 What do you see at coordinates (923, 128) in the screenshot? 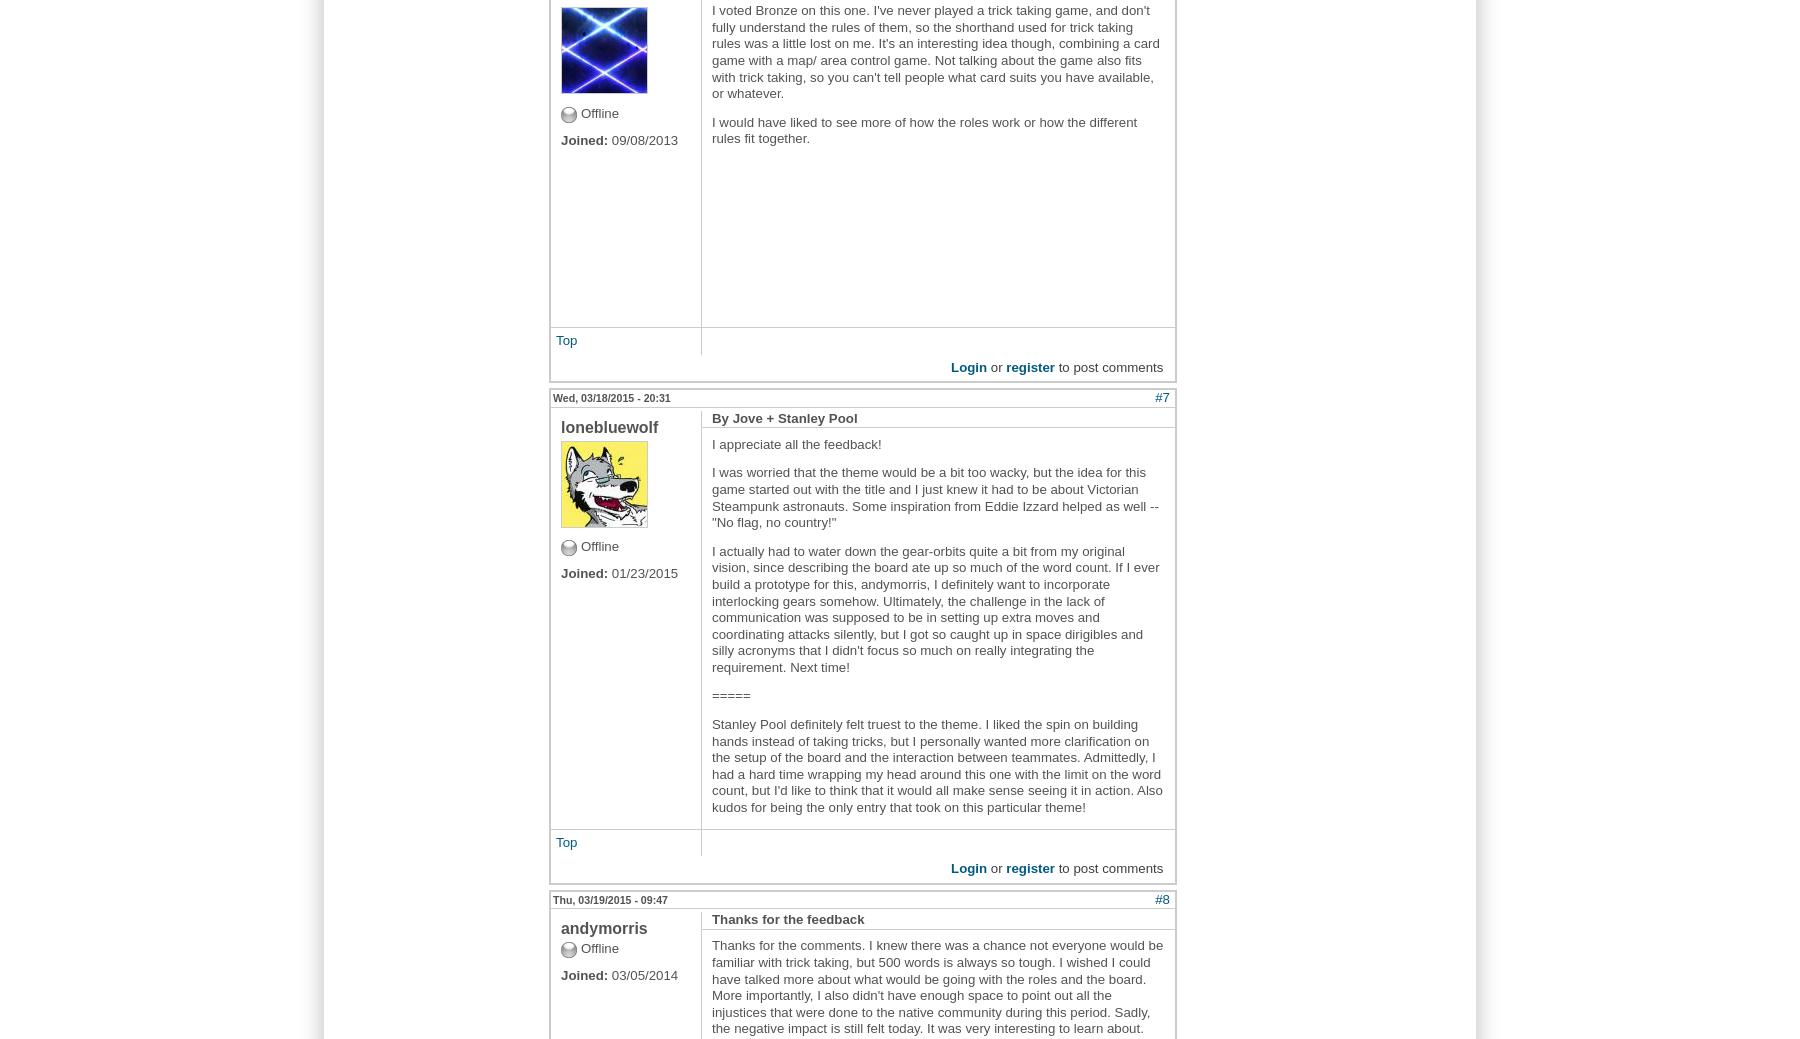
I see `'I would have liked to see more of how the roles work or how the different rules fit together.'` at bounding box center [923, 128].